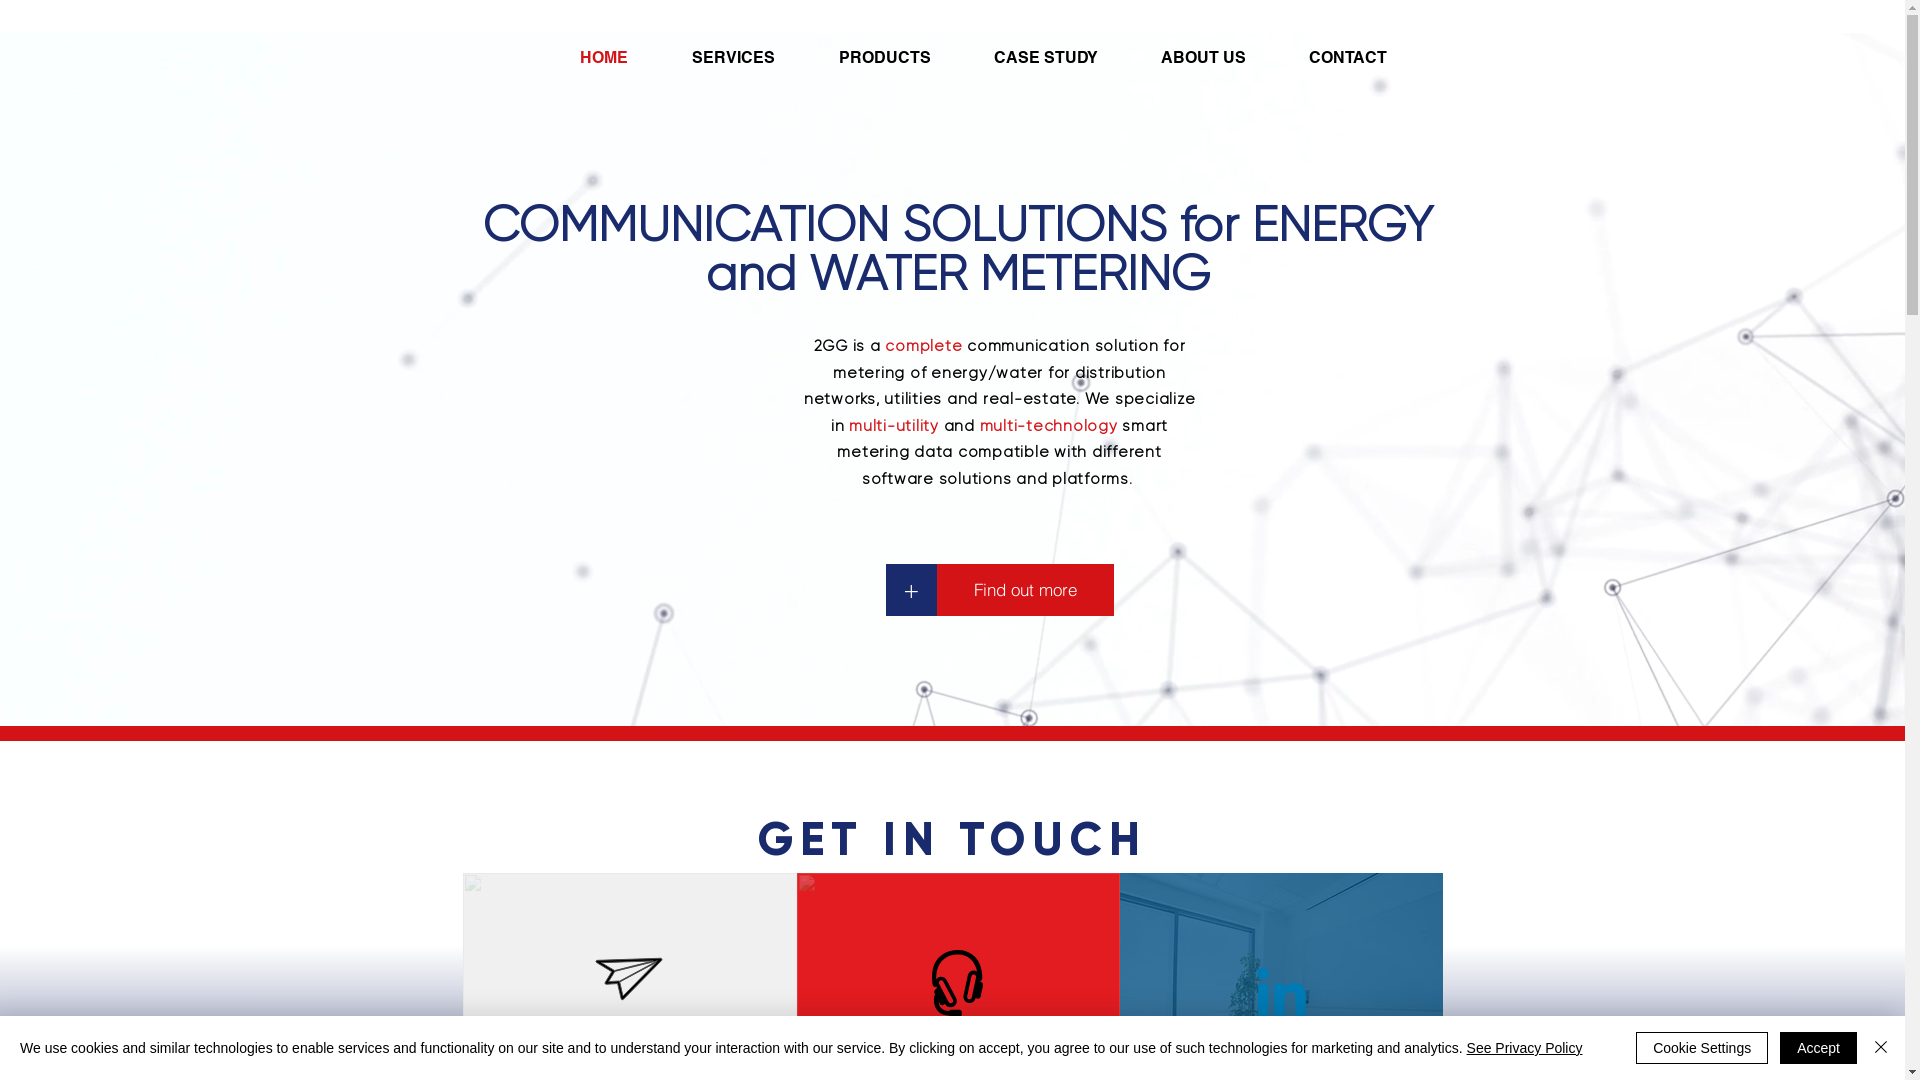 The width and height of the screenshot is (1920, 1080). I want to click on '+', so click(911, 589).